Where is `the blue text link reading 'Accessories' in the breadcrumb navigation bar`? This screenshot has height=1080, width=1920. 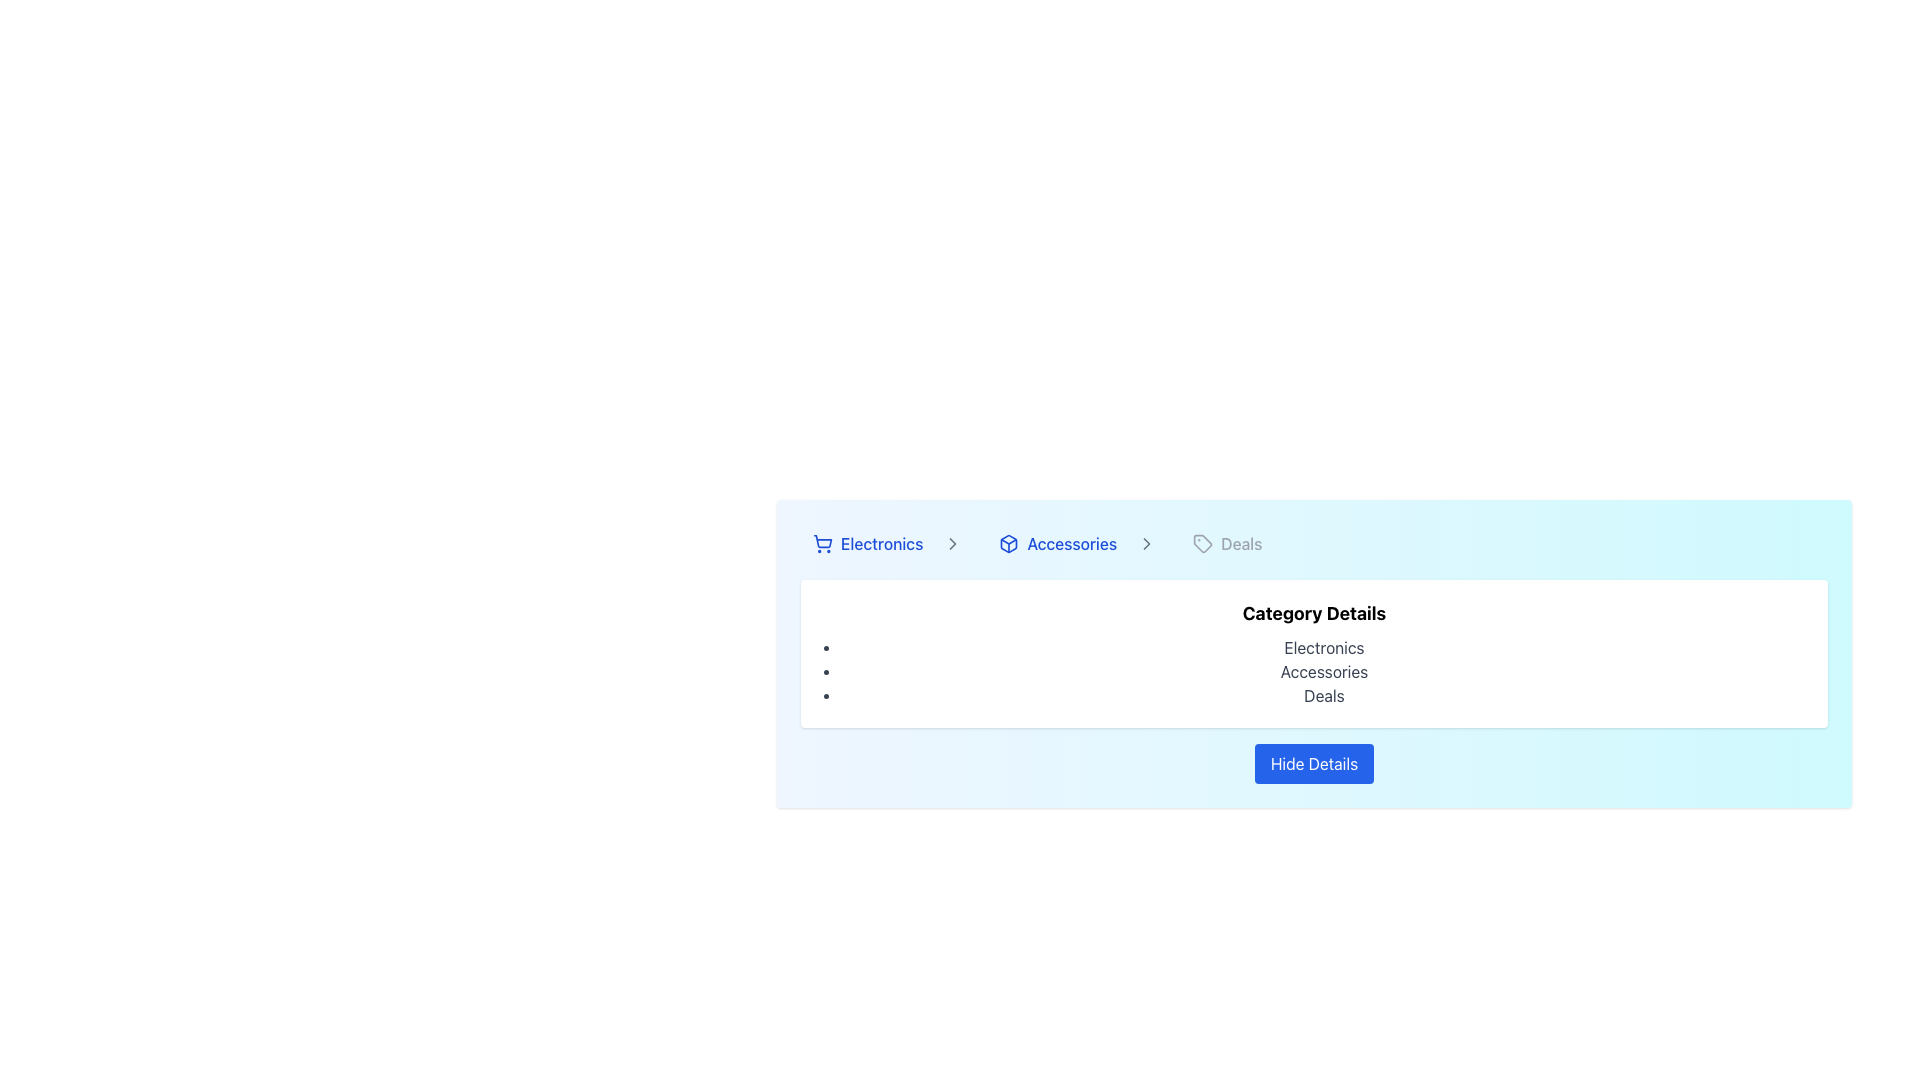
the blue text link reading 'Accessories' in the breadcrumb navigation bar is located at coordinates (1070, 543).